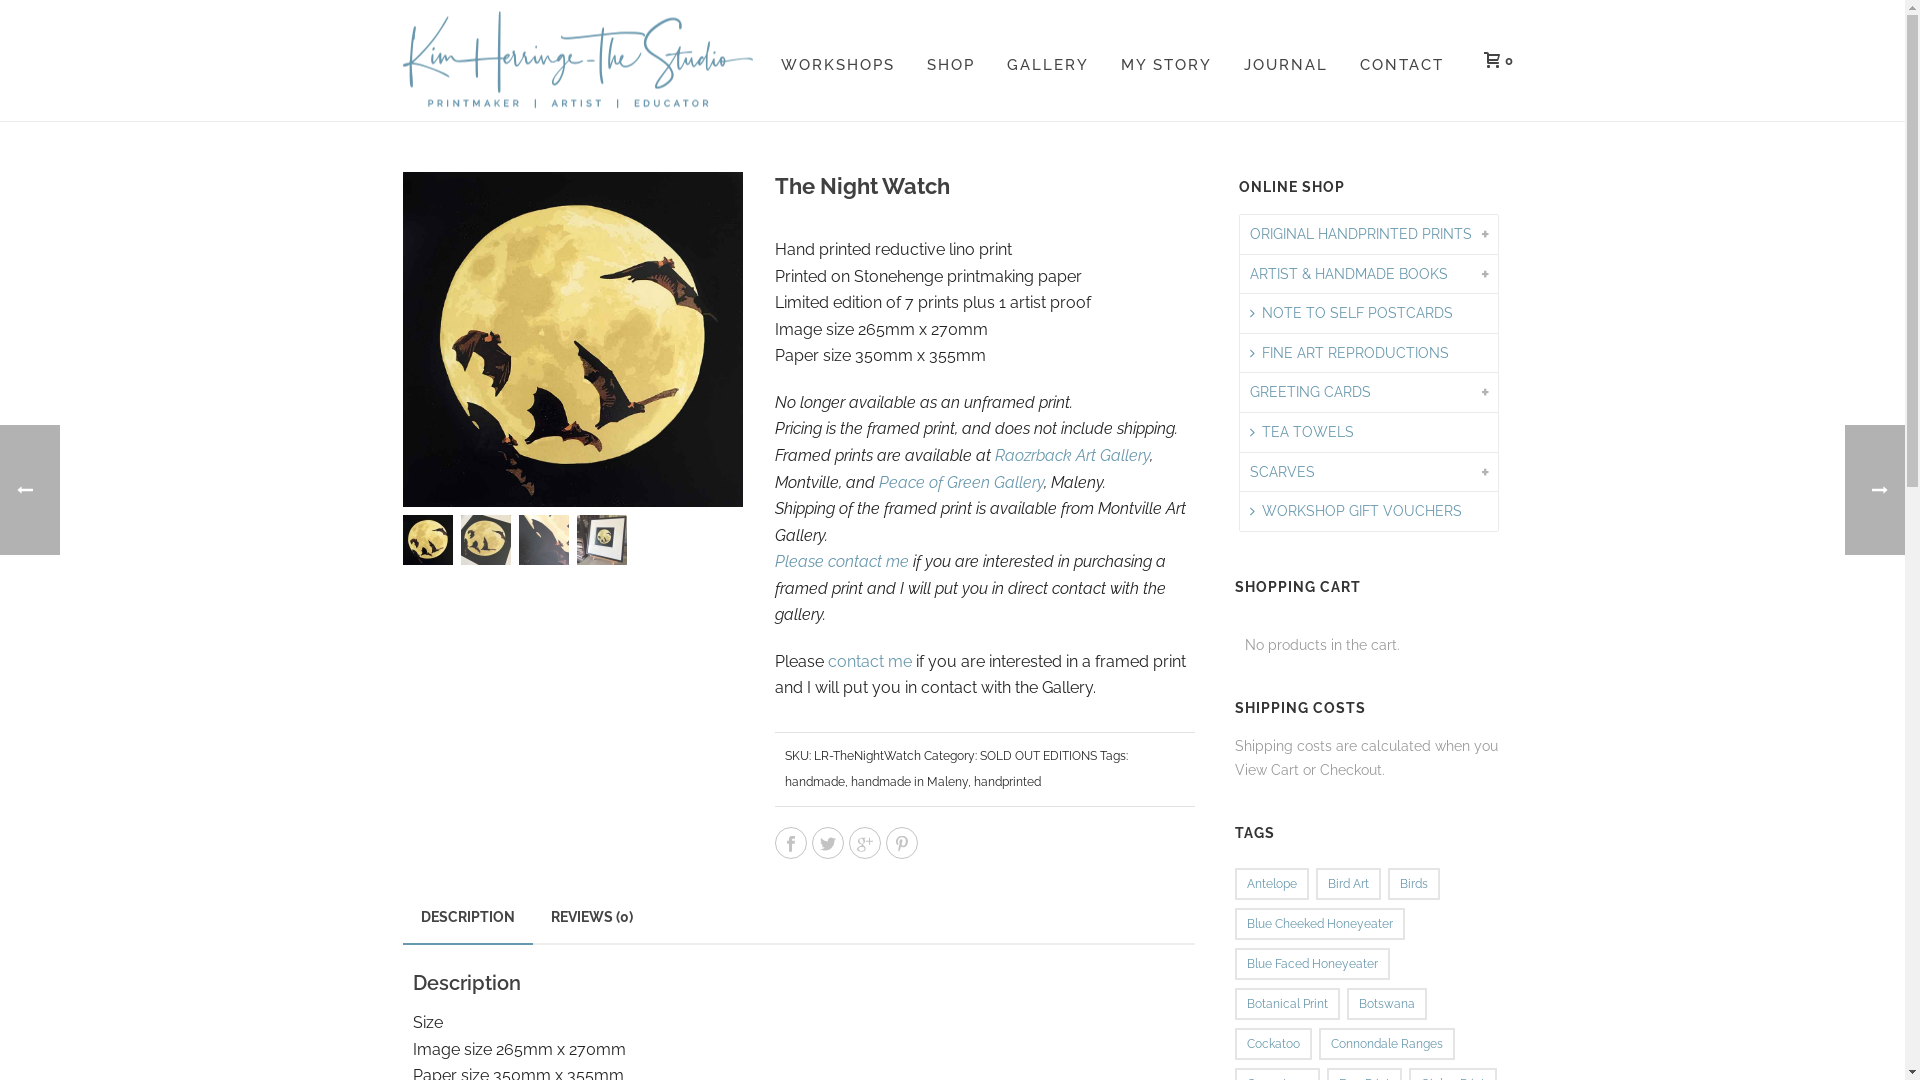 The image size is (1920, 1080). What do you see at coordinates (1310, 392) in the screenshot?
I see `'GREETING CARDS'` at bounding box center [1310, 392].